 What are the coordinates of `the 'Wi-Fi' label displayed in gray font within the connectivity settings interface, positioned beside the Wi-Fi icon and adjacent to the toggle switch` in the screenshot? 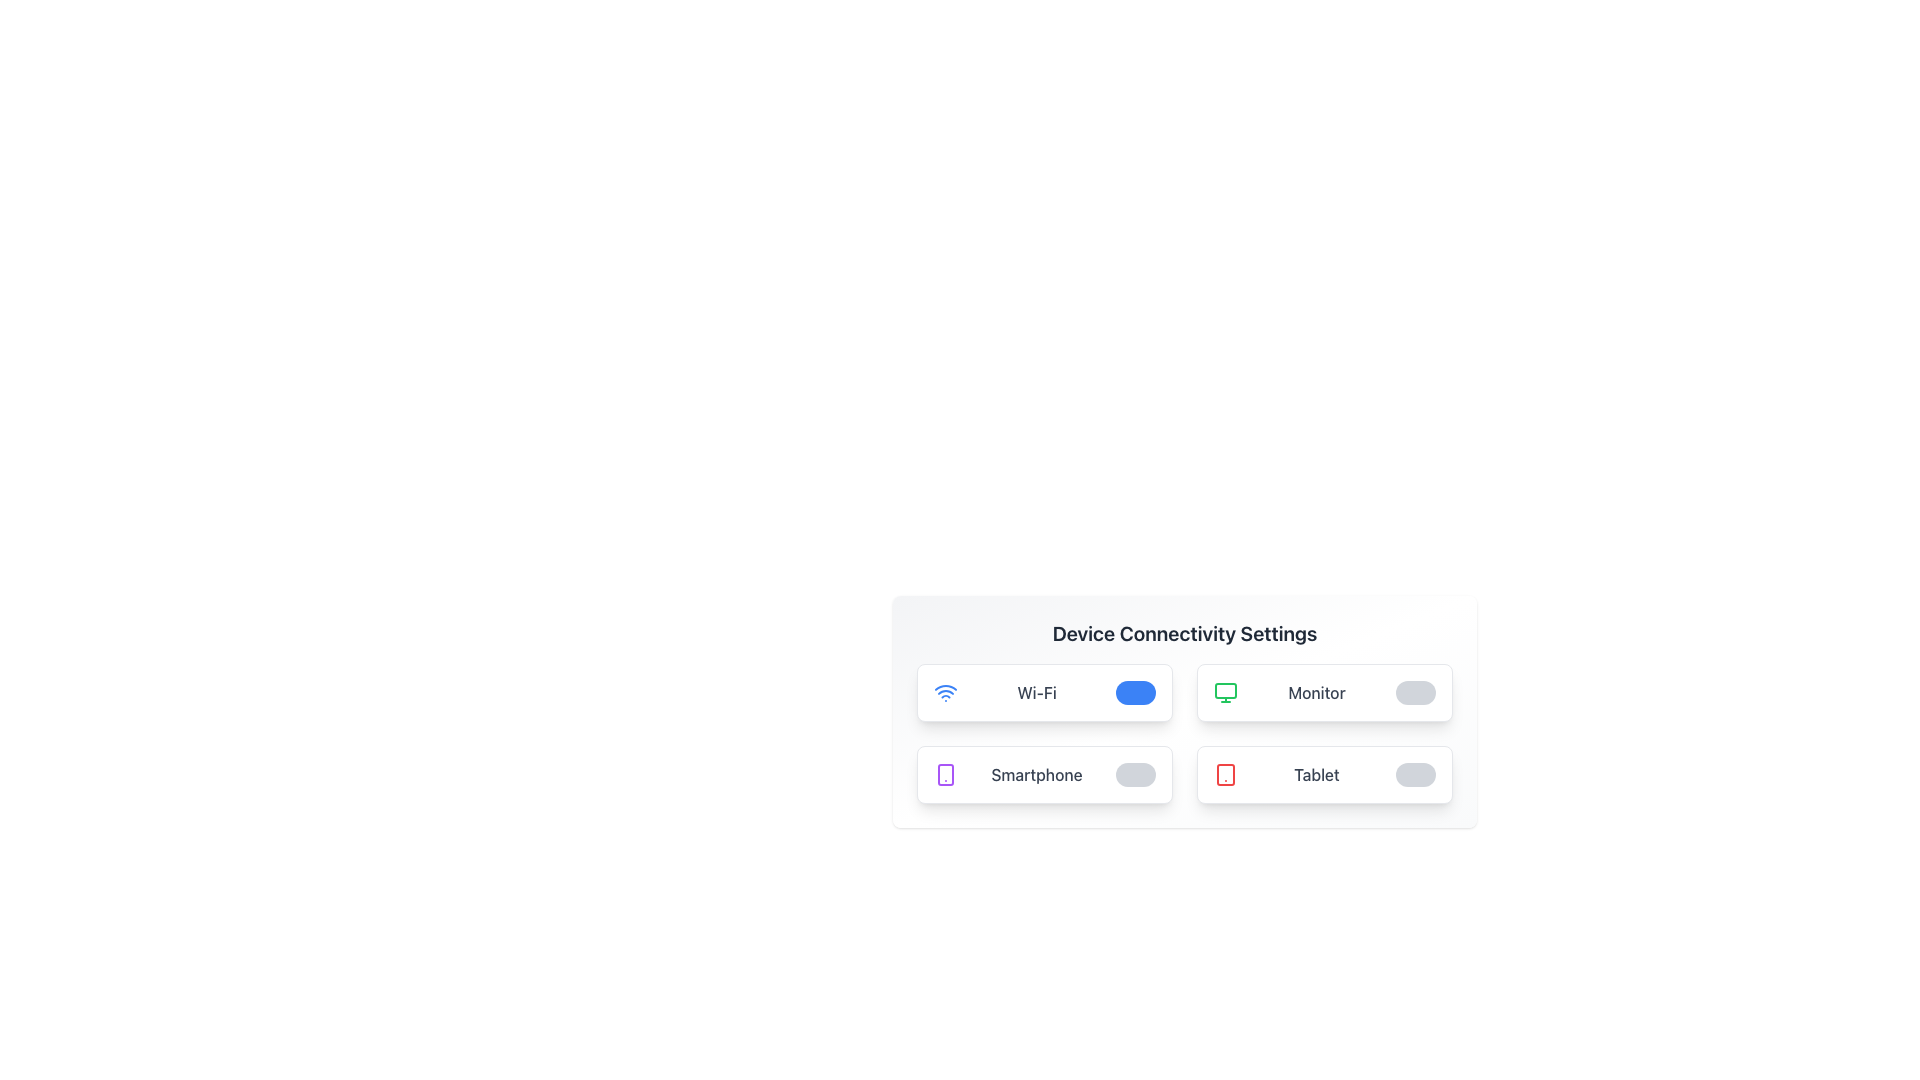 It's located at (1036, 692).